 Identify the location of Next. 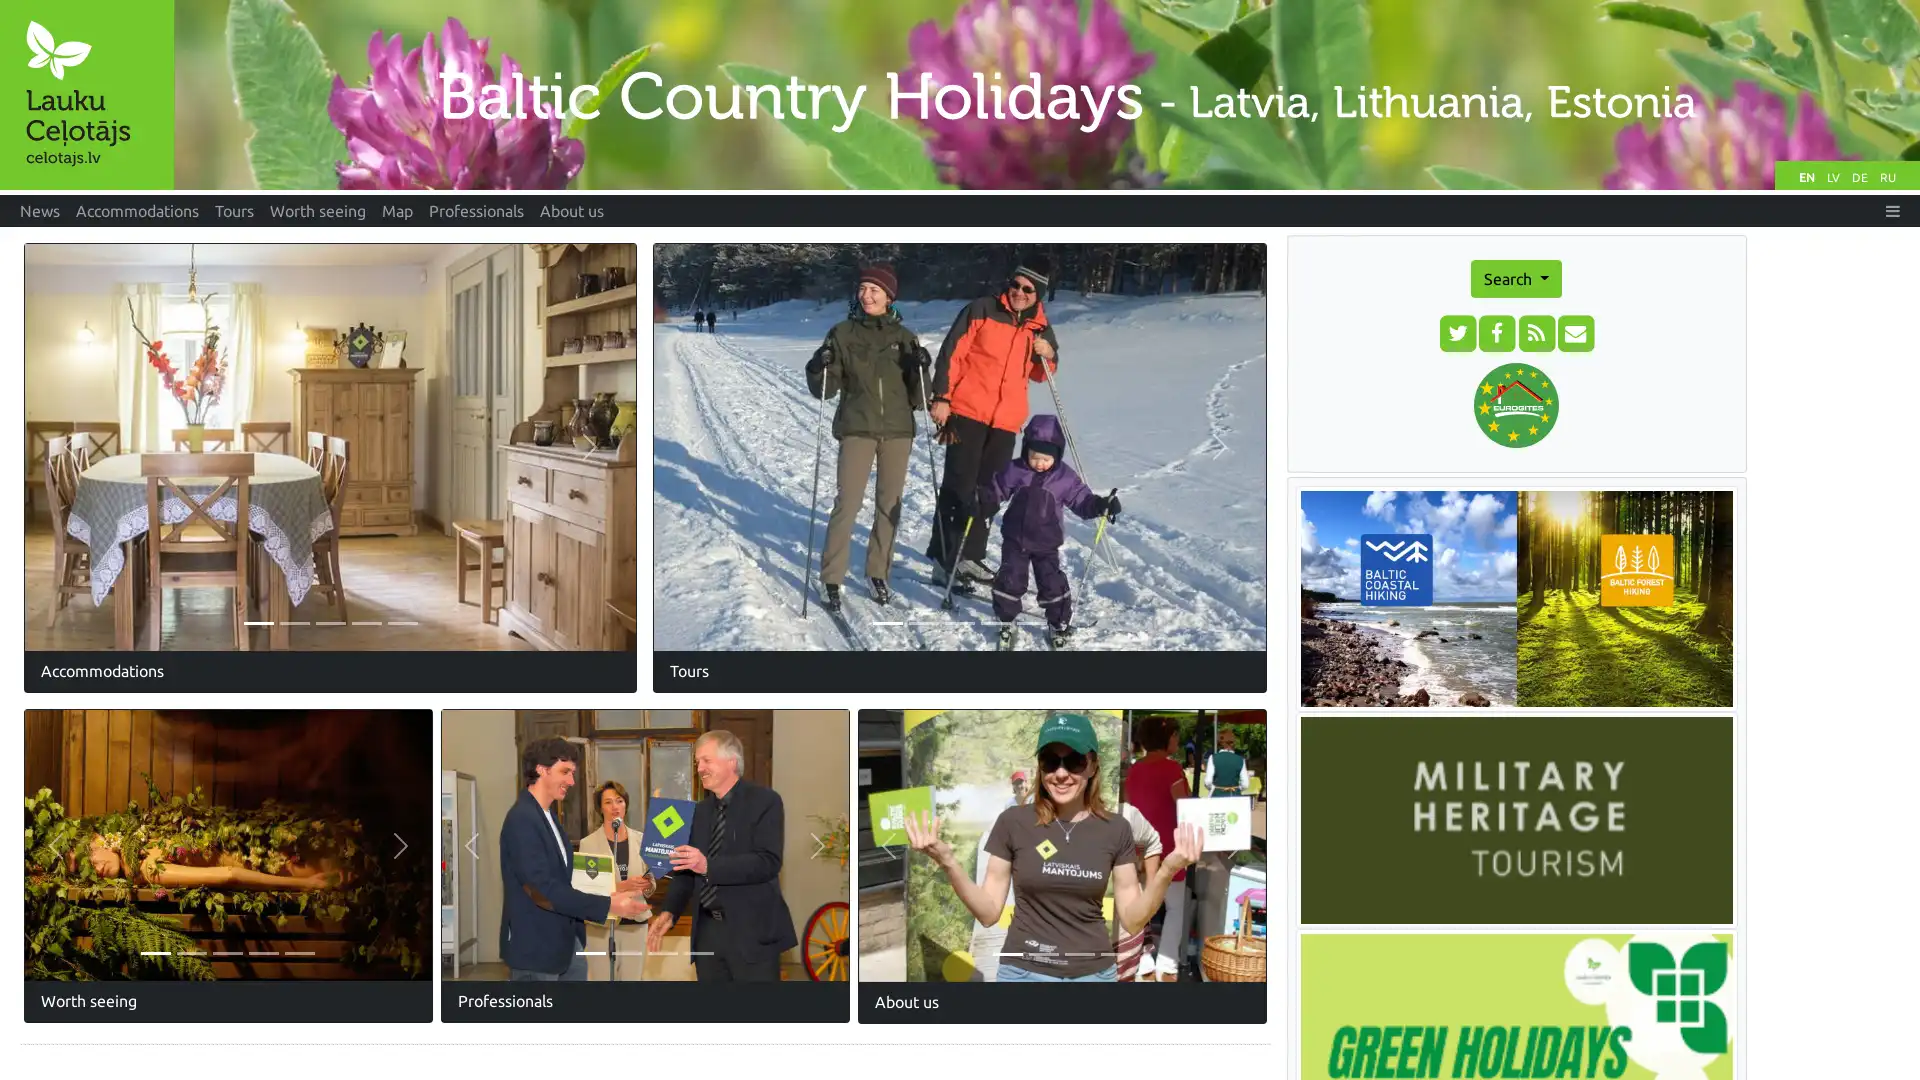
(817, 845).